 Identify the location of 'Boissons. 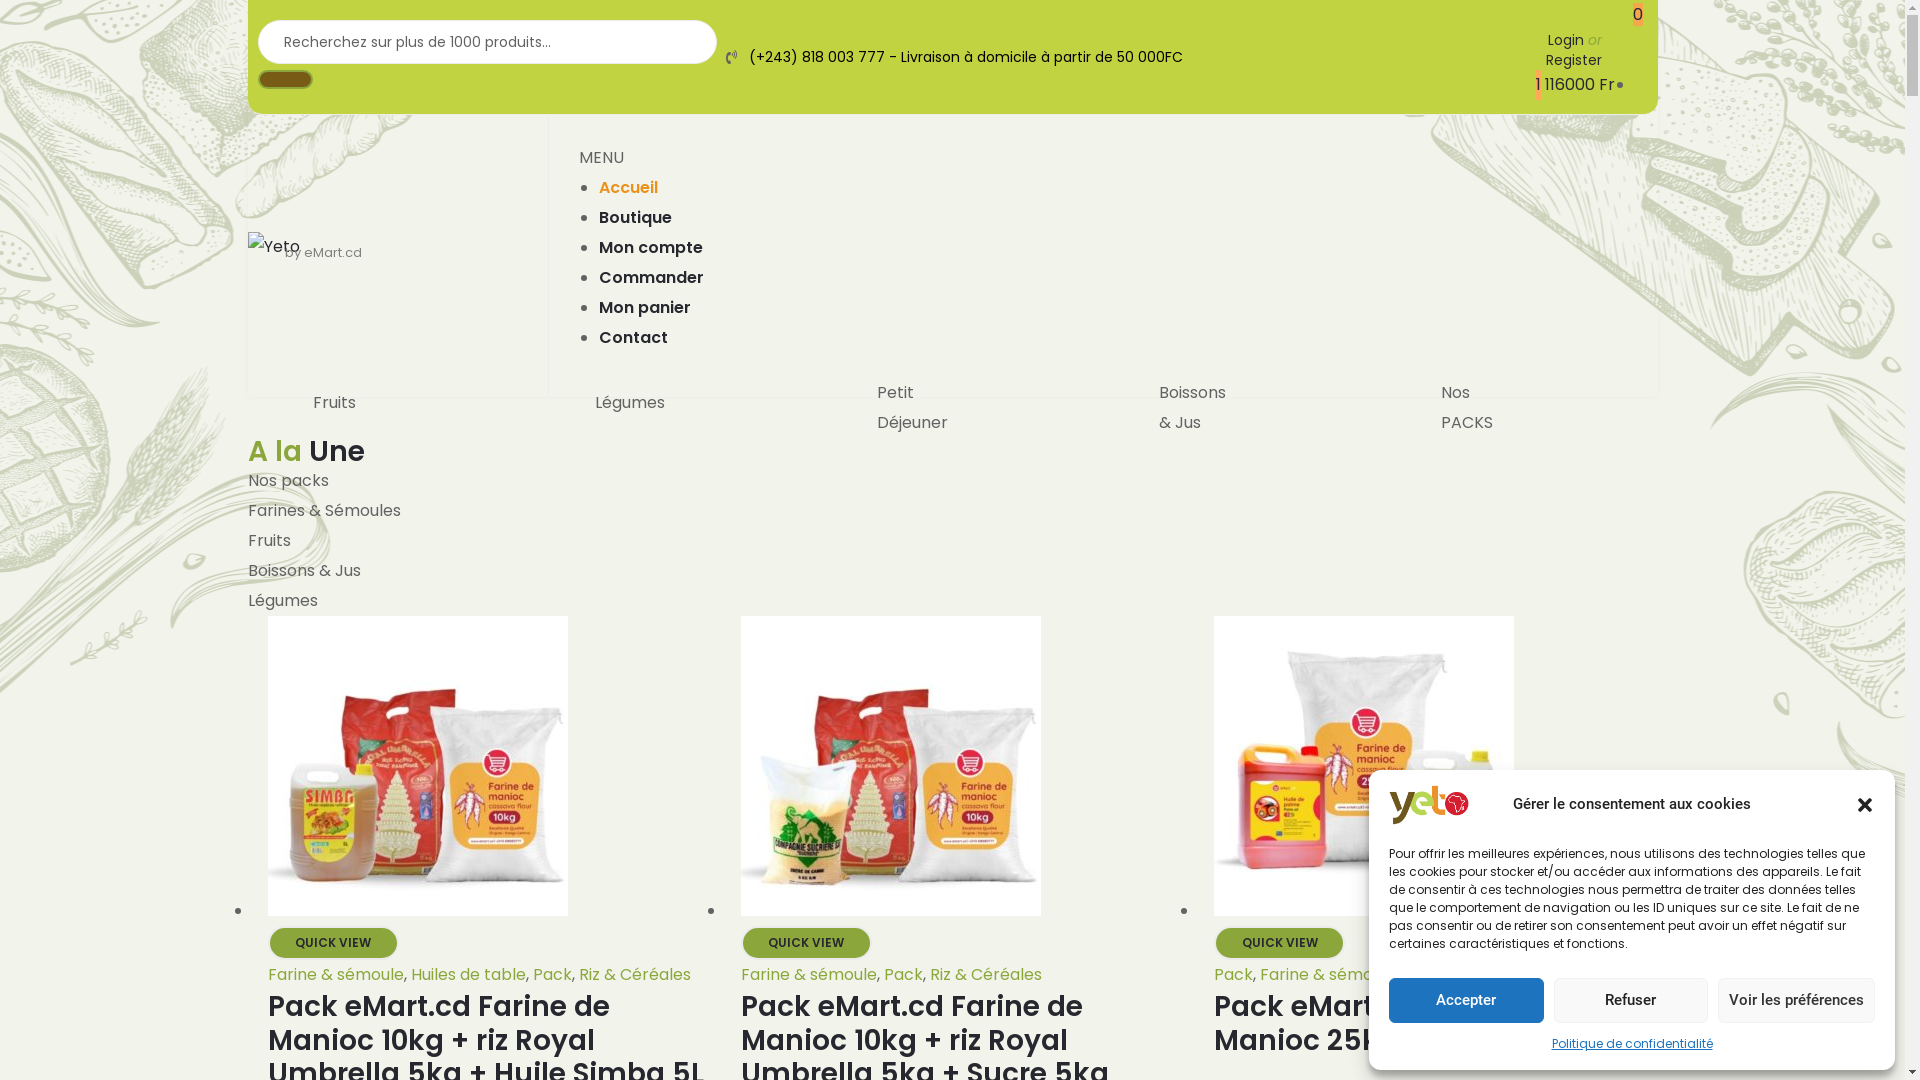
(1157, 406).